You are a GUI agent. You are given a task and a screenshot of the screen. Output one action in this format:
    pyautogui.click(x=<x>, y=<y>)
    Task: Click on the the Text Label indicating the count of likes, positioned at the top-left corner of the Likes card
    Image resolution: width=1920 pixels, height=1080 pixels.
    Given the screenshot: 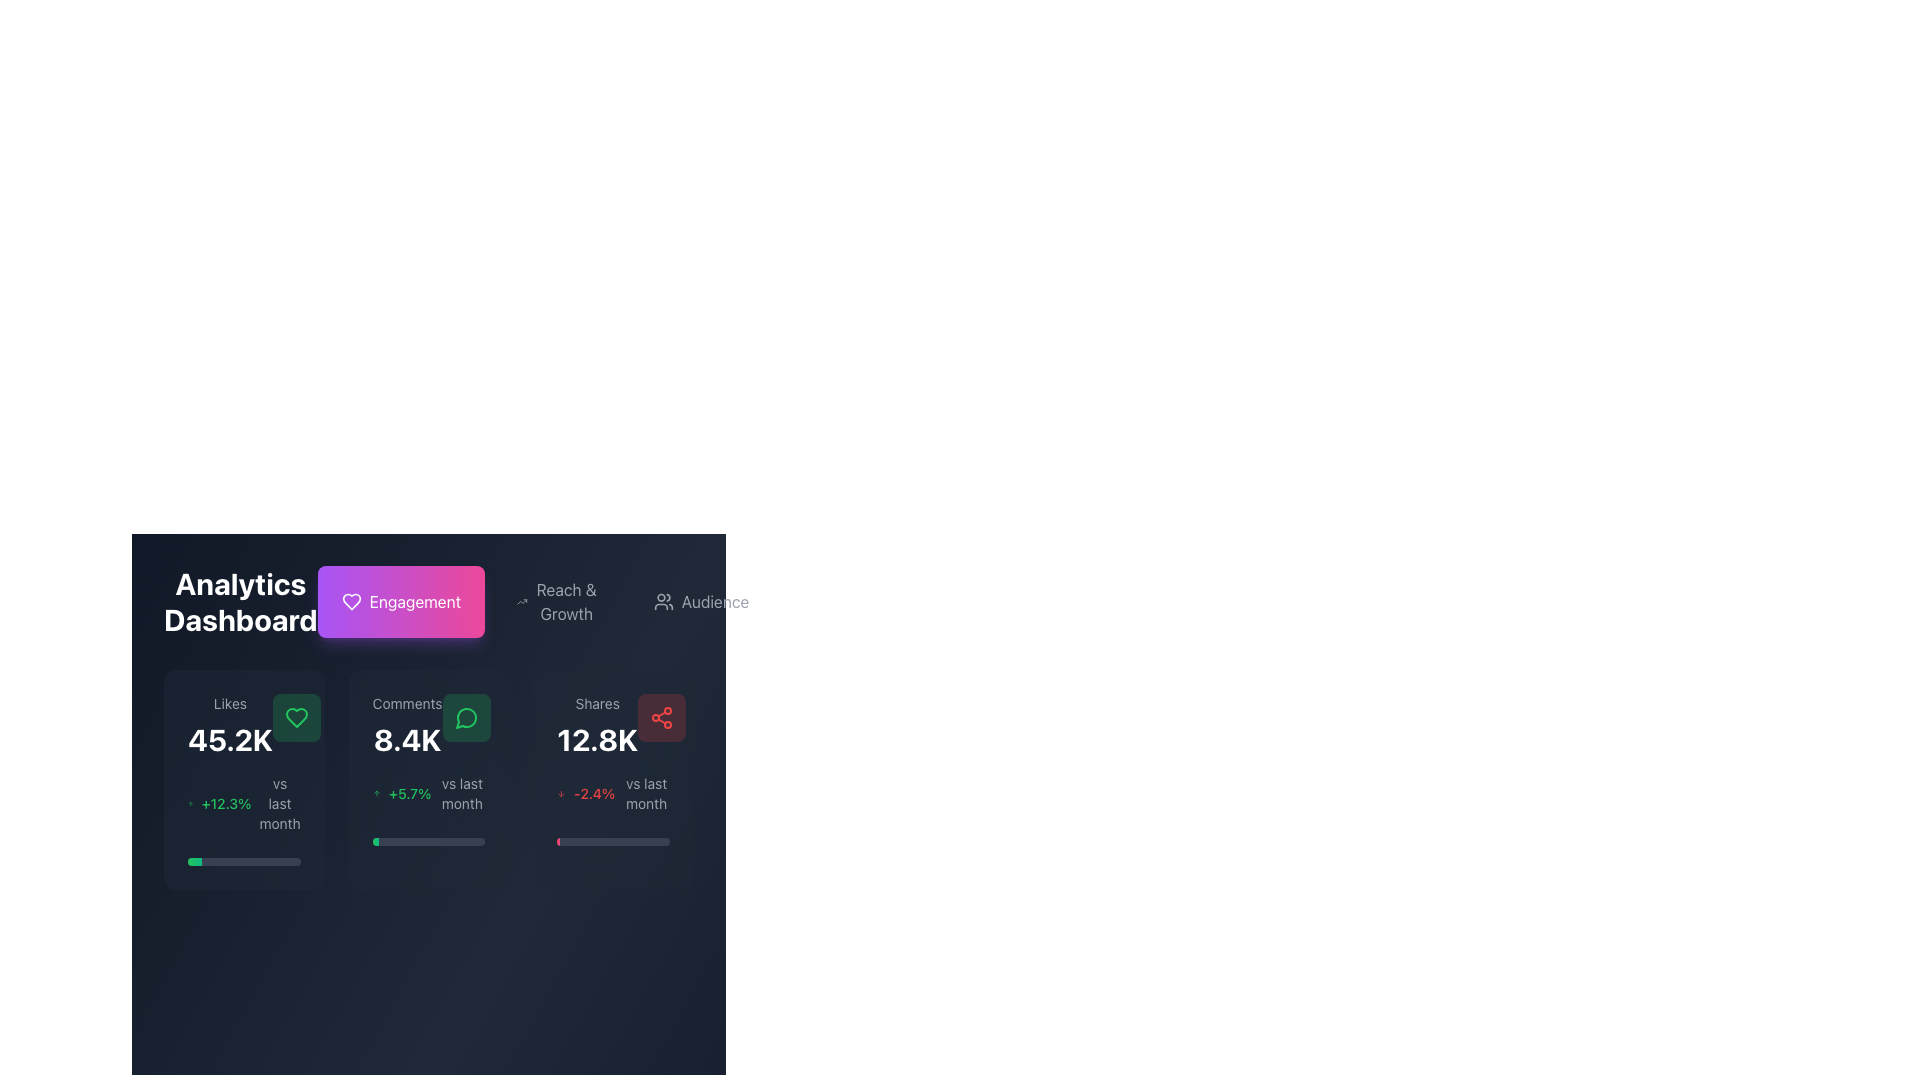 What is the action you would take?
    pyautogui.click(x=230, y=703)
    